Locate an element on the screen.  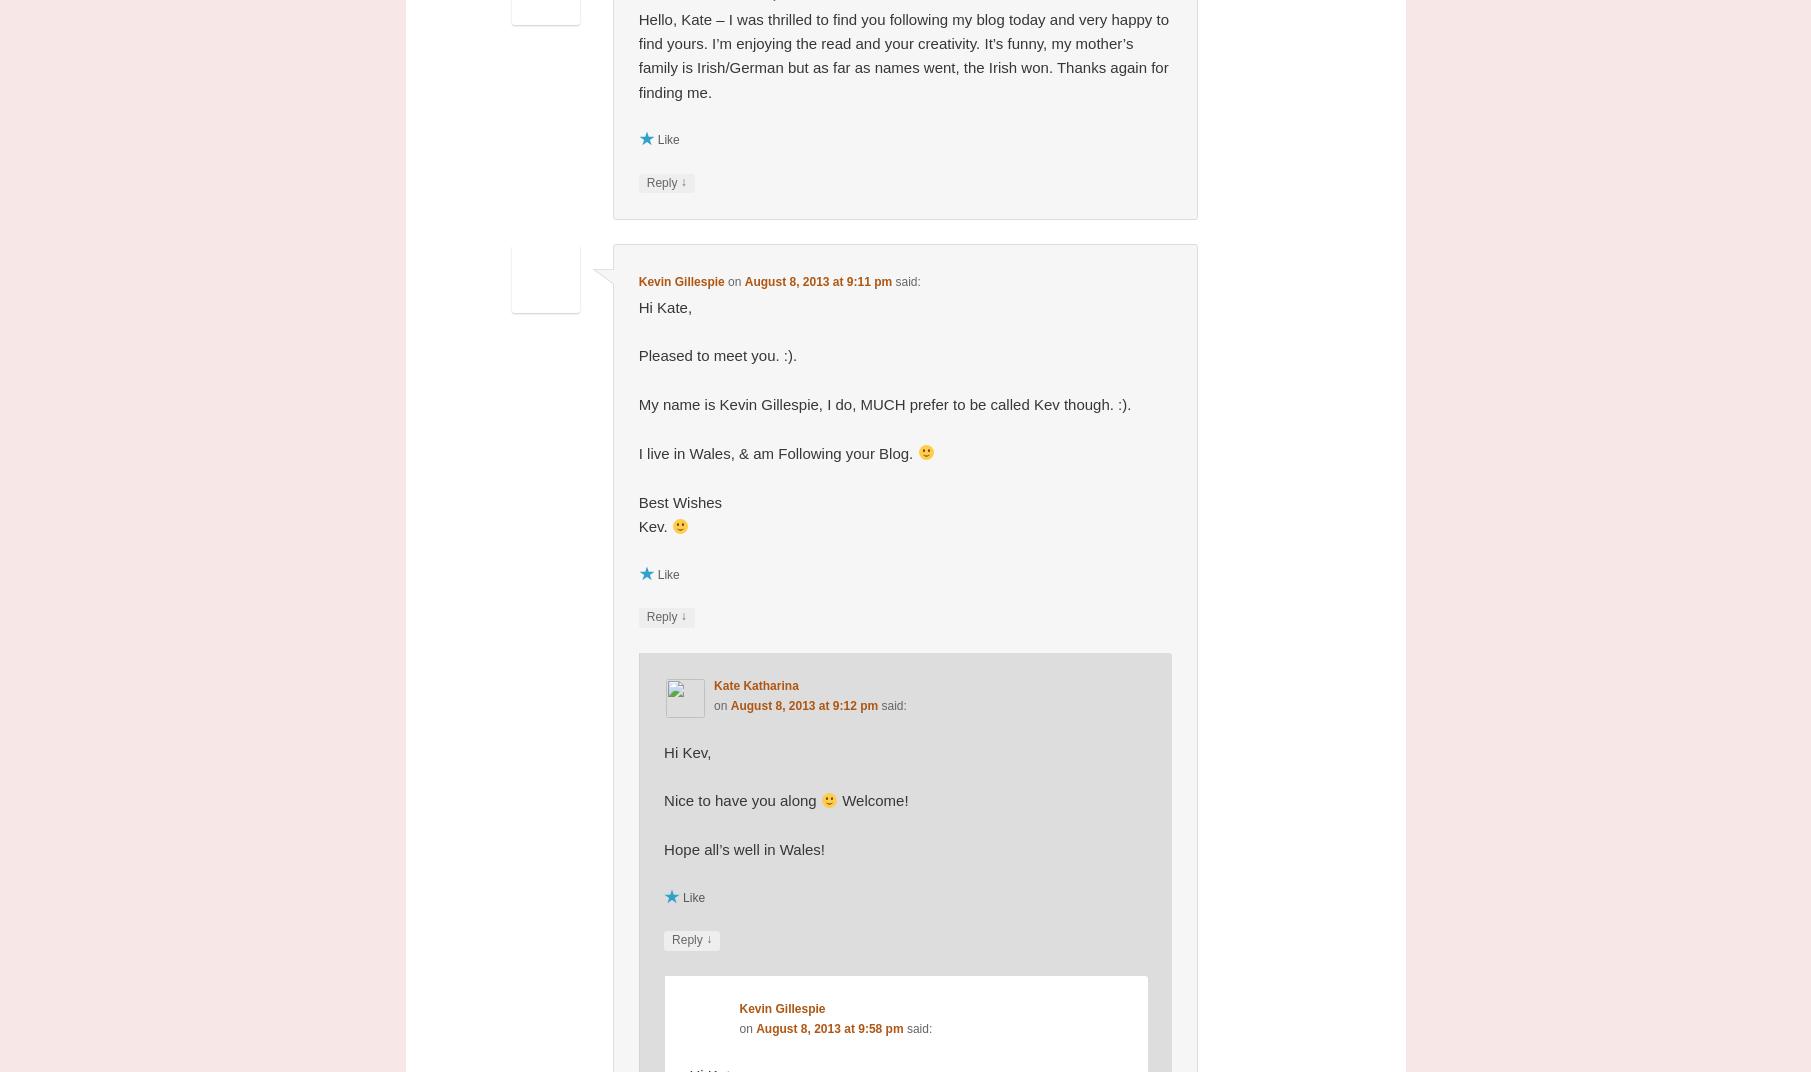
'August 8, 2013 at 9:11 pm' is located at coordinates (818, 281).